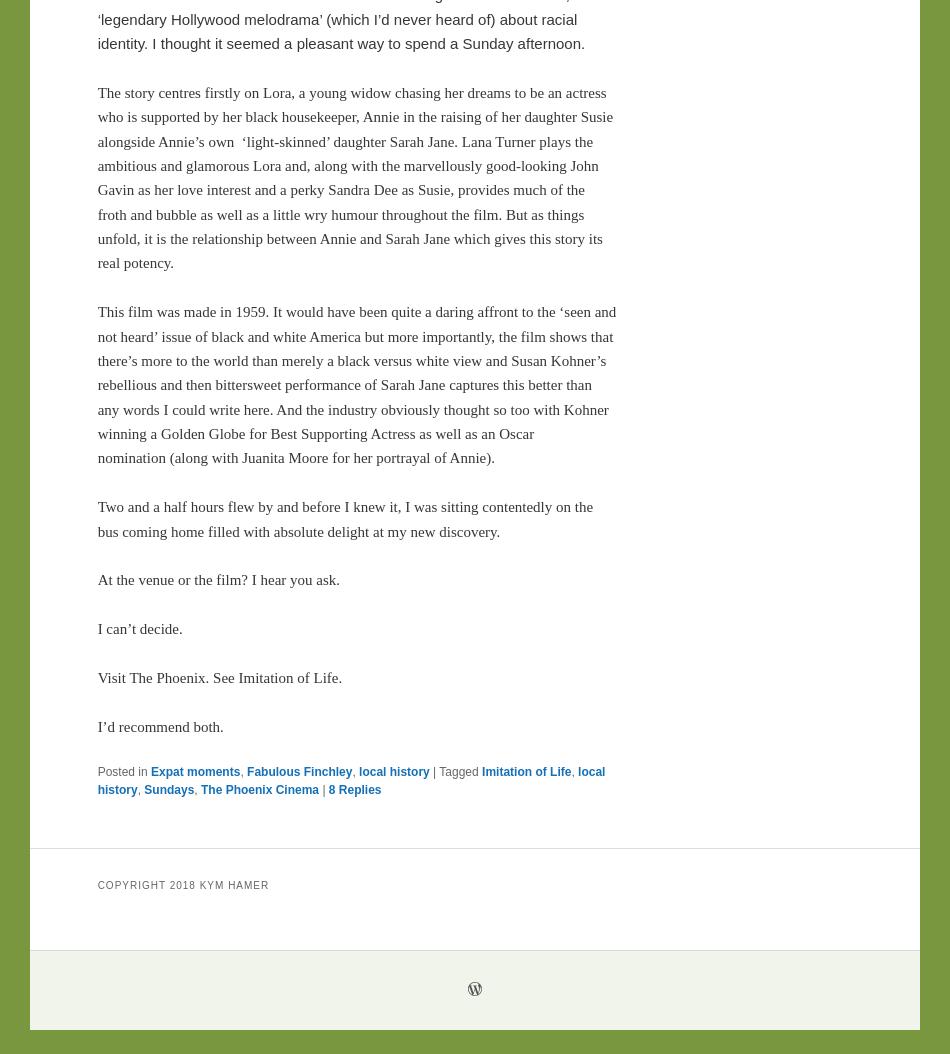 This screenshot has width=950, height=1054. I want to click on 'Fabulous Finchley', so click(298, 771).